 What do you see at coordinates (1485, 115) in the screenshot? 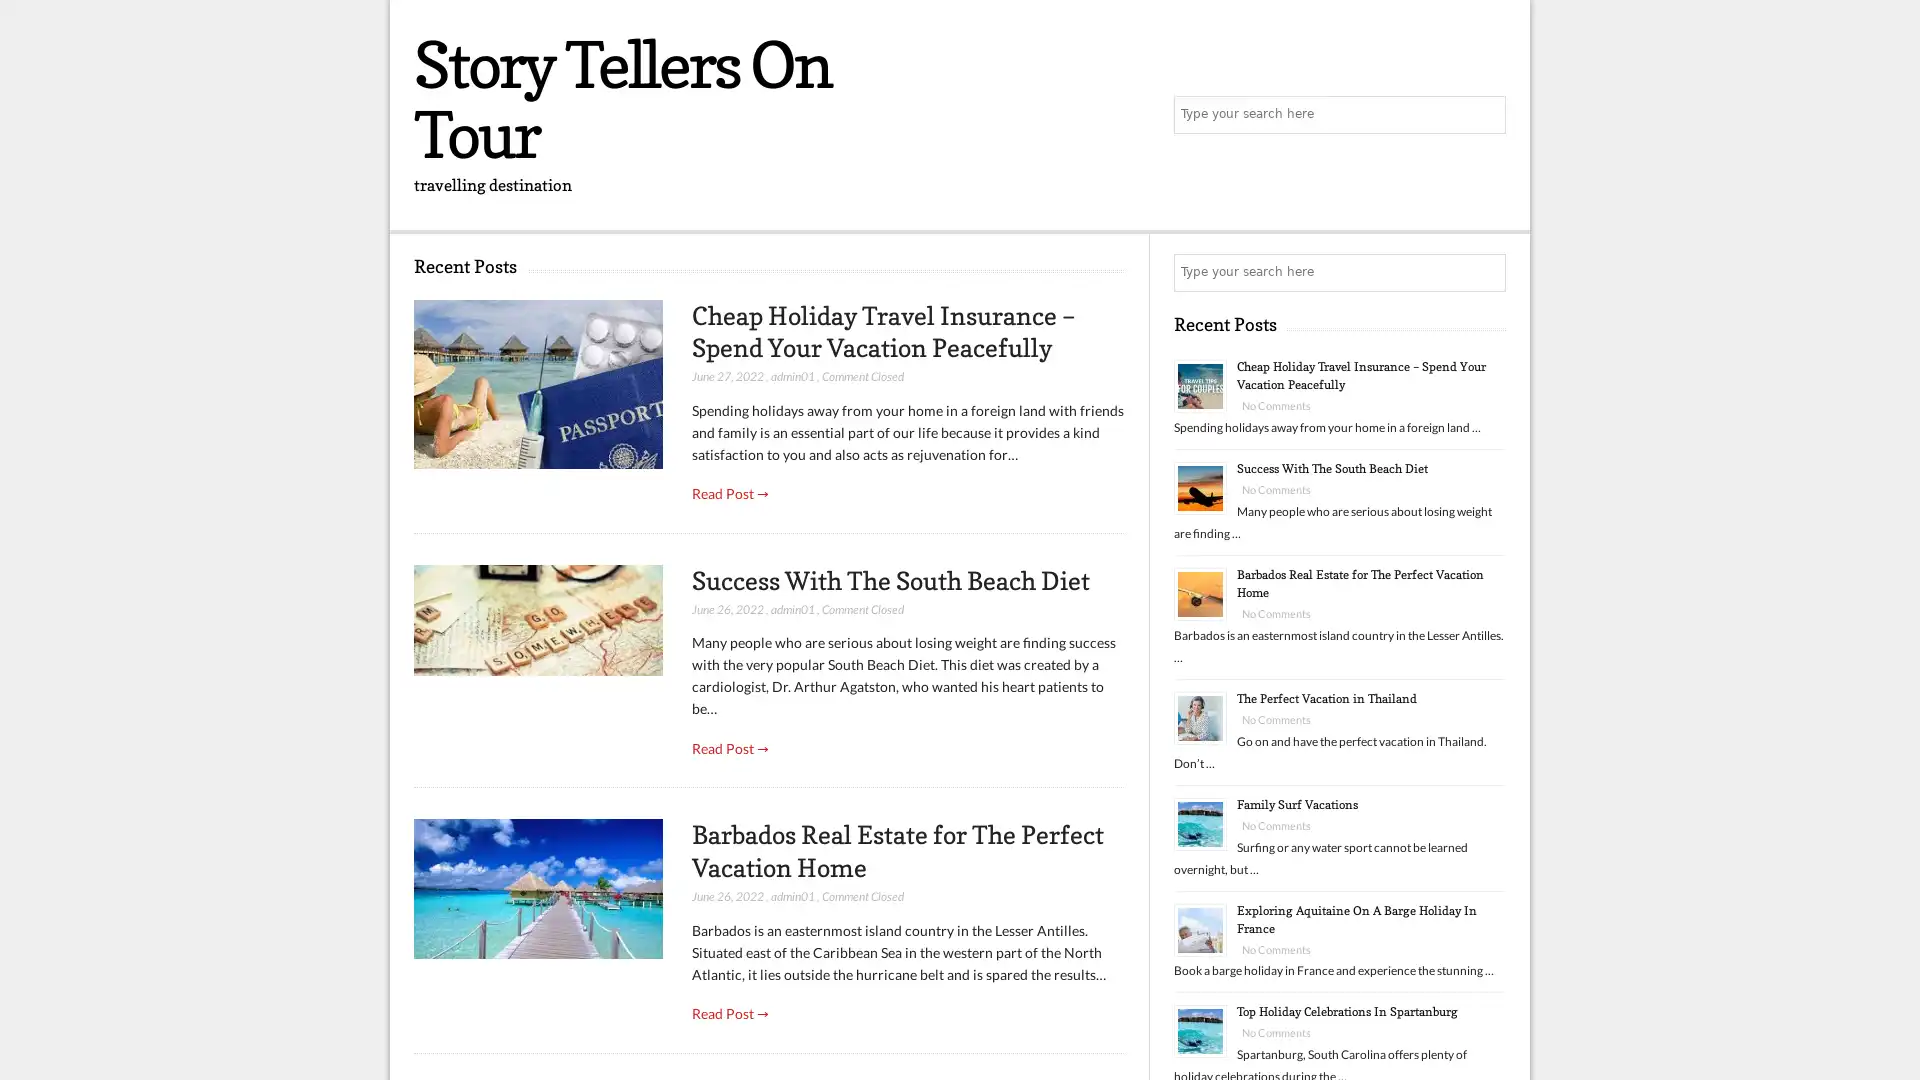
I see `Search` at bounding box center [1485, 115].